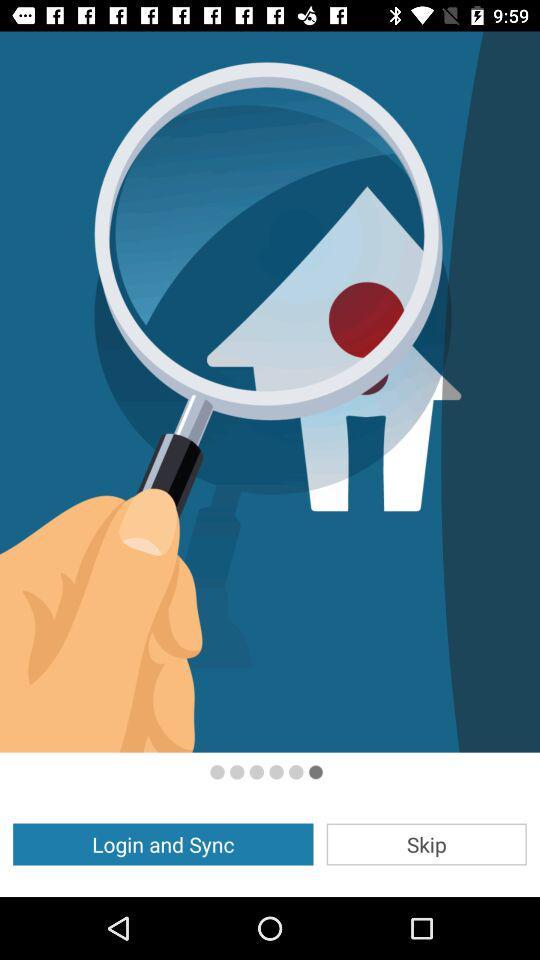  What do you see at coordinates (162, 843) in the screenshot?
I see `the item at the bottom left corner` at bounding box center [162, 843].